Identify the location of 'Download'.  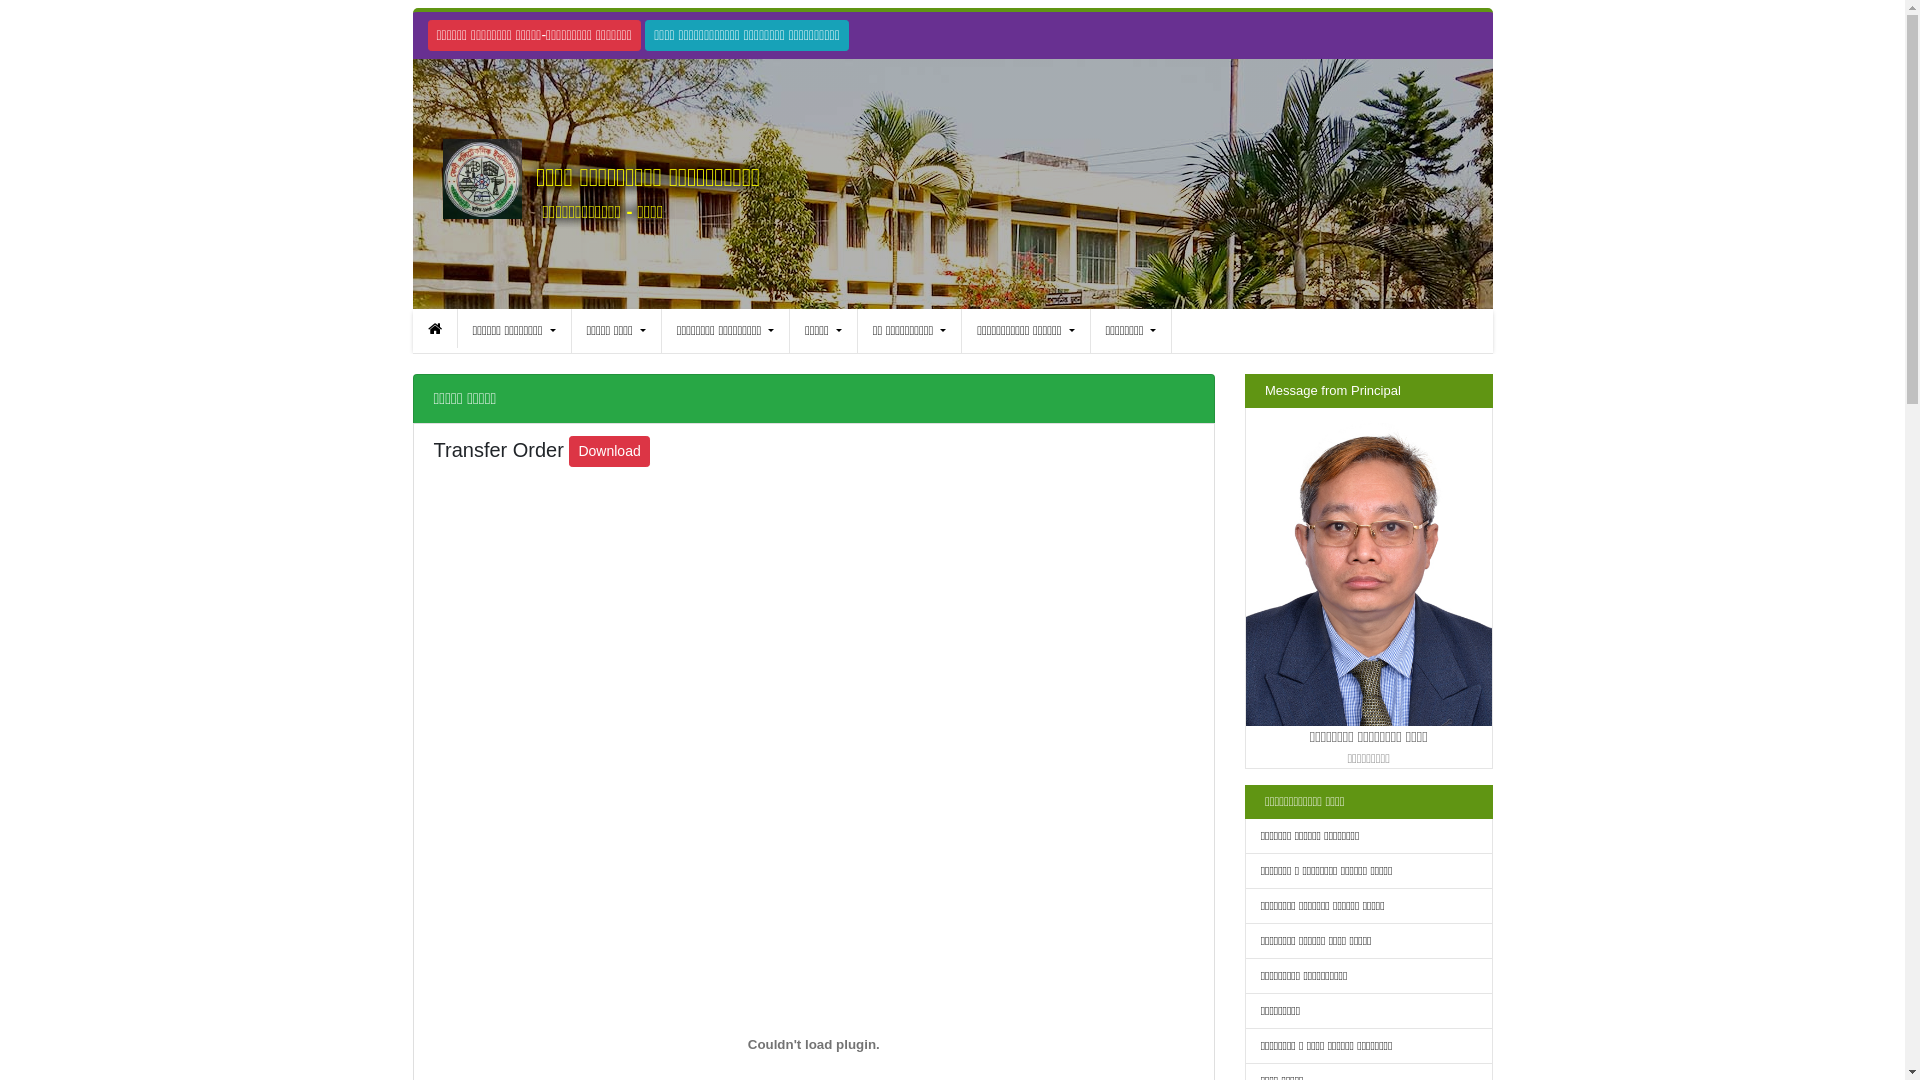
(608, 451).